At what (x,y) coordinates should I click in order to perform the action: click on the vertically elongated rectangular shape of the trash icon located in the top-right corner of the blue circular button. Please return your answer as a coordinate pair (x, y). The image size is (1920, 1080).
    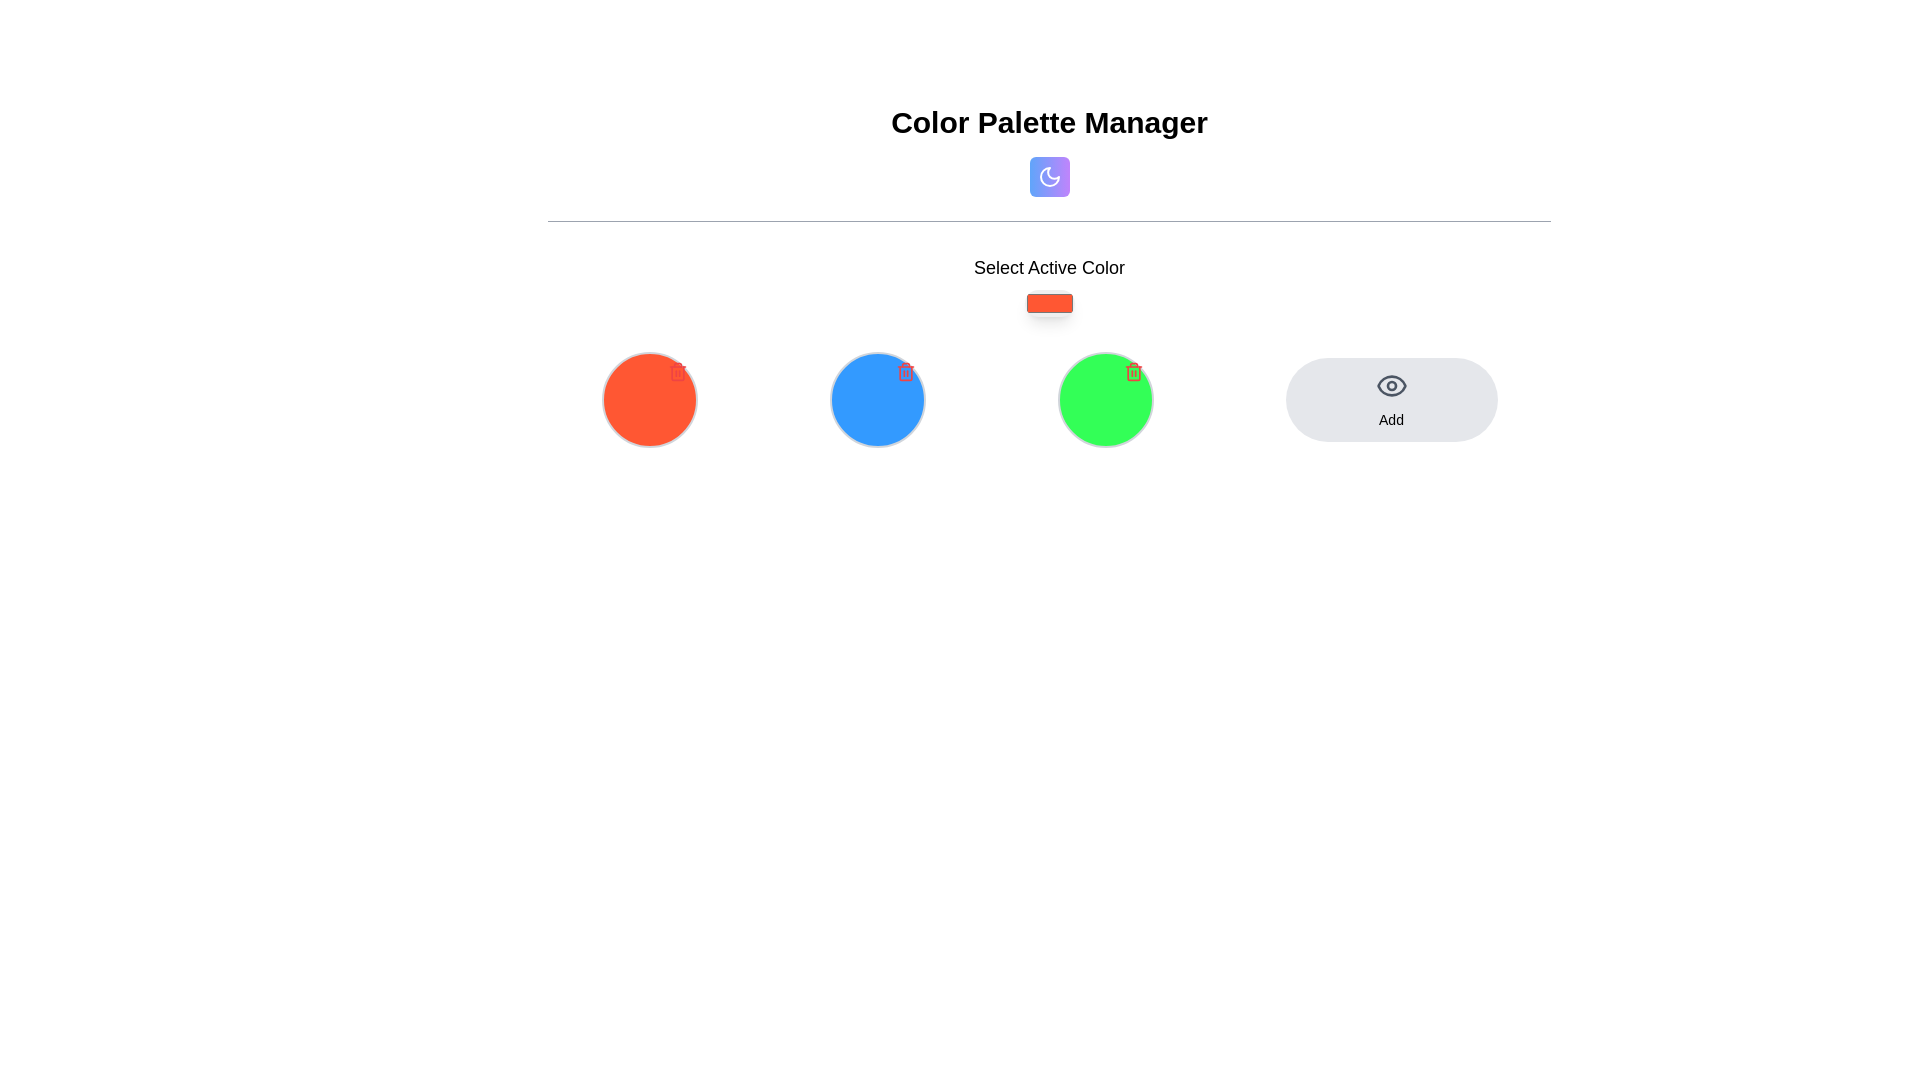
    Looking at the image, I should click on (904, 373).